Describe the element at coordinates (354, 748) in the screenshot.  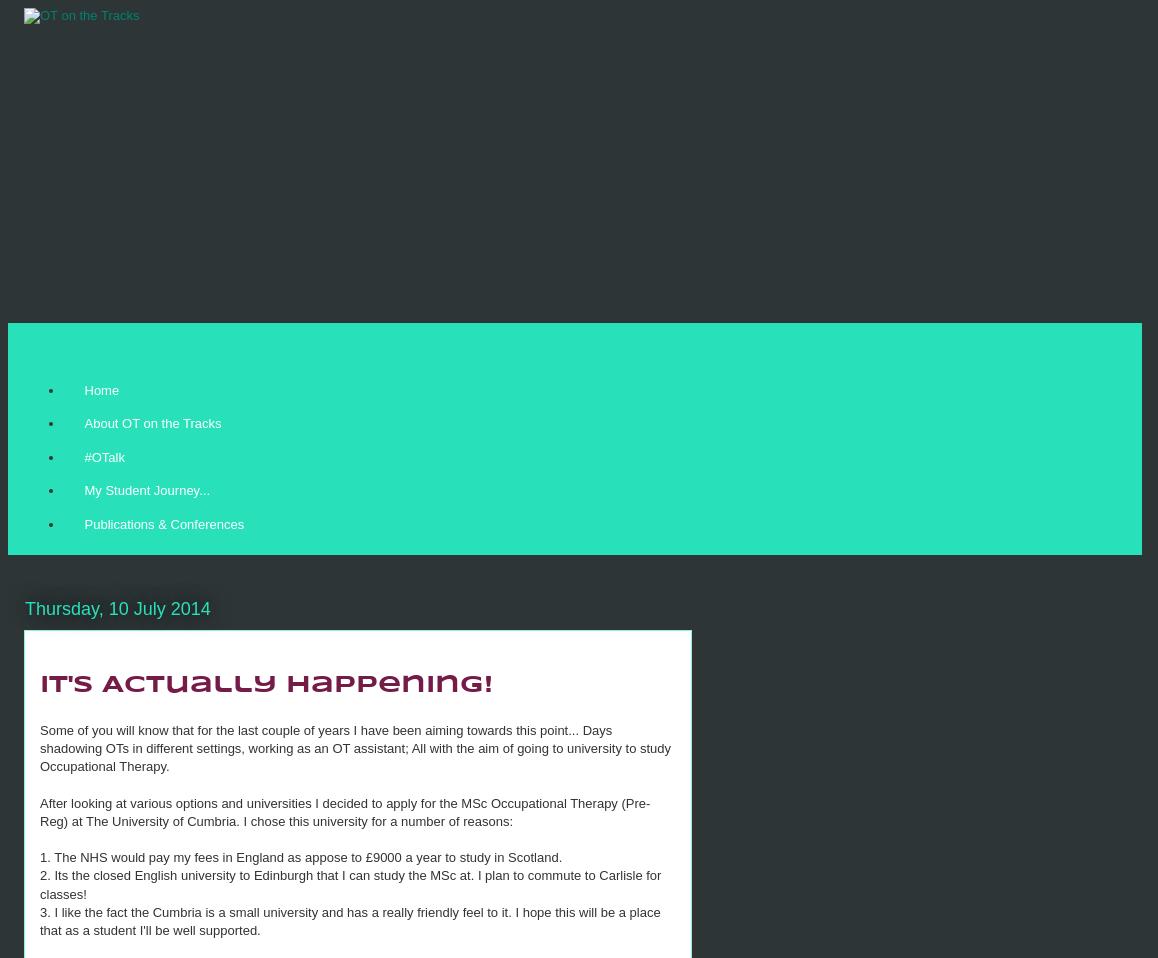
I see `'Some of you will know that for the last couple of years I have been aiming towards this point... Days shadowing OTs in different settings, working as an OT assistant; All with the aim of going to university to study Occupational Therapy.'` at that location.